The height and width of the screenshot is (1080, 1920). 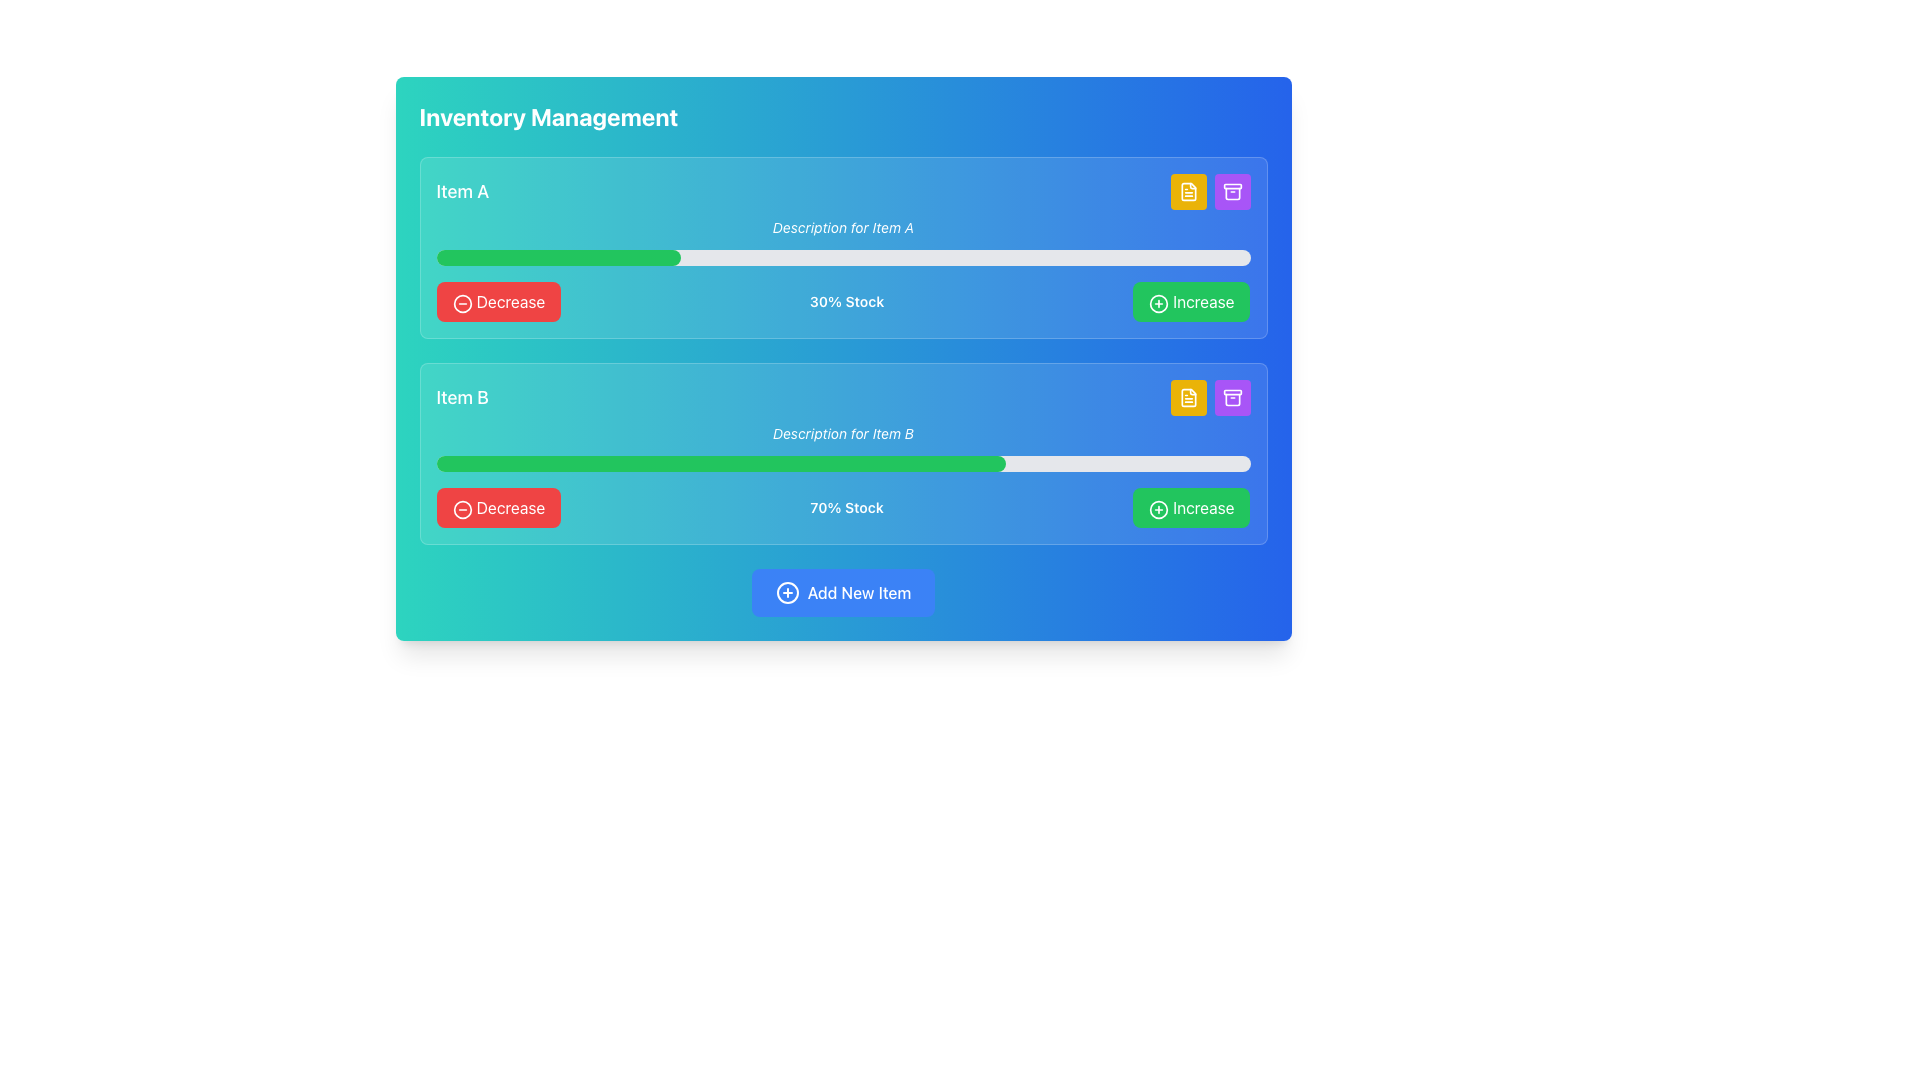 What do you see at coordinates (847, 301) in the screenshot?
I see `the text label displaying '30% Stock' which is centrally aligned above the progress bar in the 'Item A' section, positioned between the 'Decrease' and 'Increase' buttons` at bounding box center [847, 301].